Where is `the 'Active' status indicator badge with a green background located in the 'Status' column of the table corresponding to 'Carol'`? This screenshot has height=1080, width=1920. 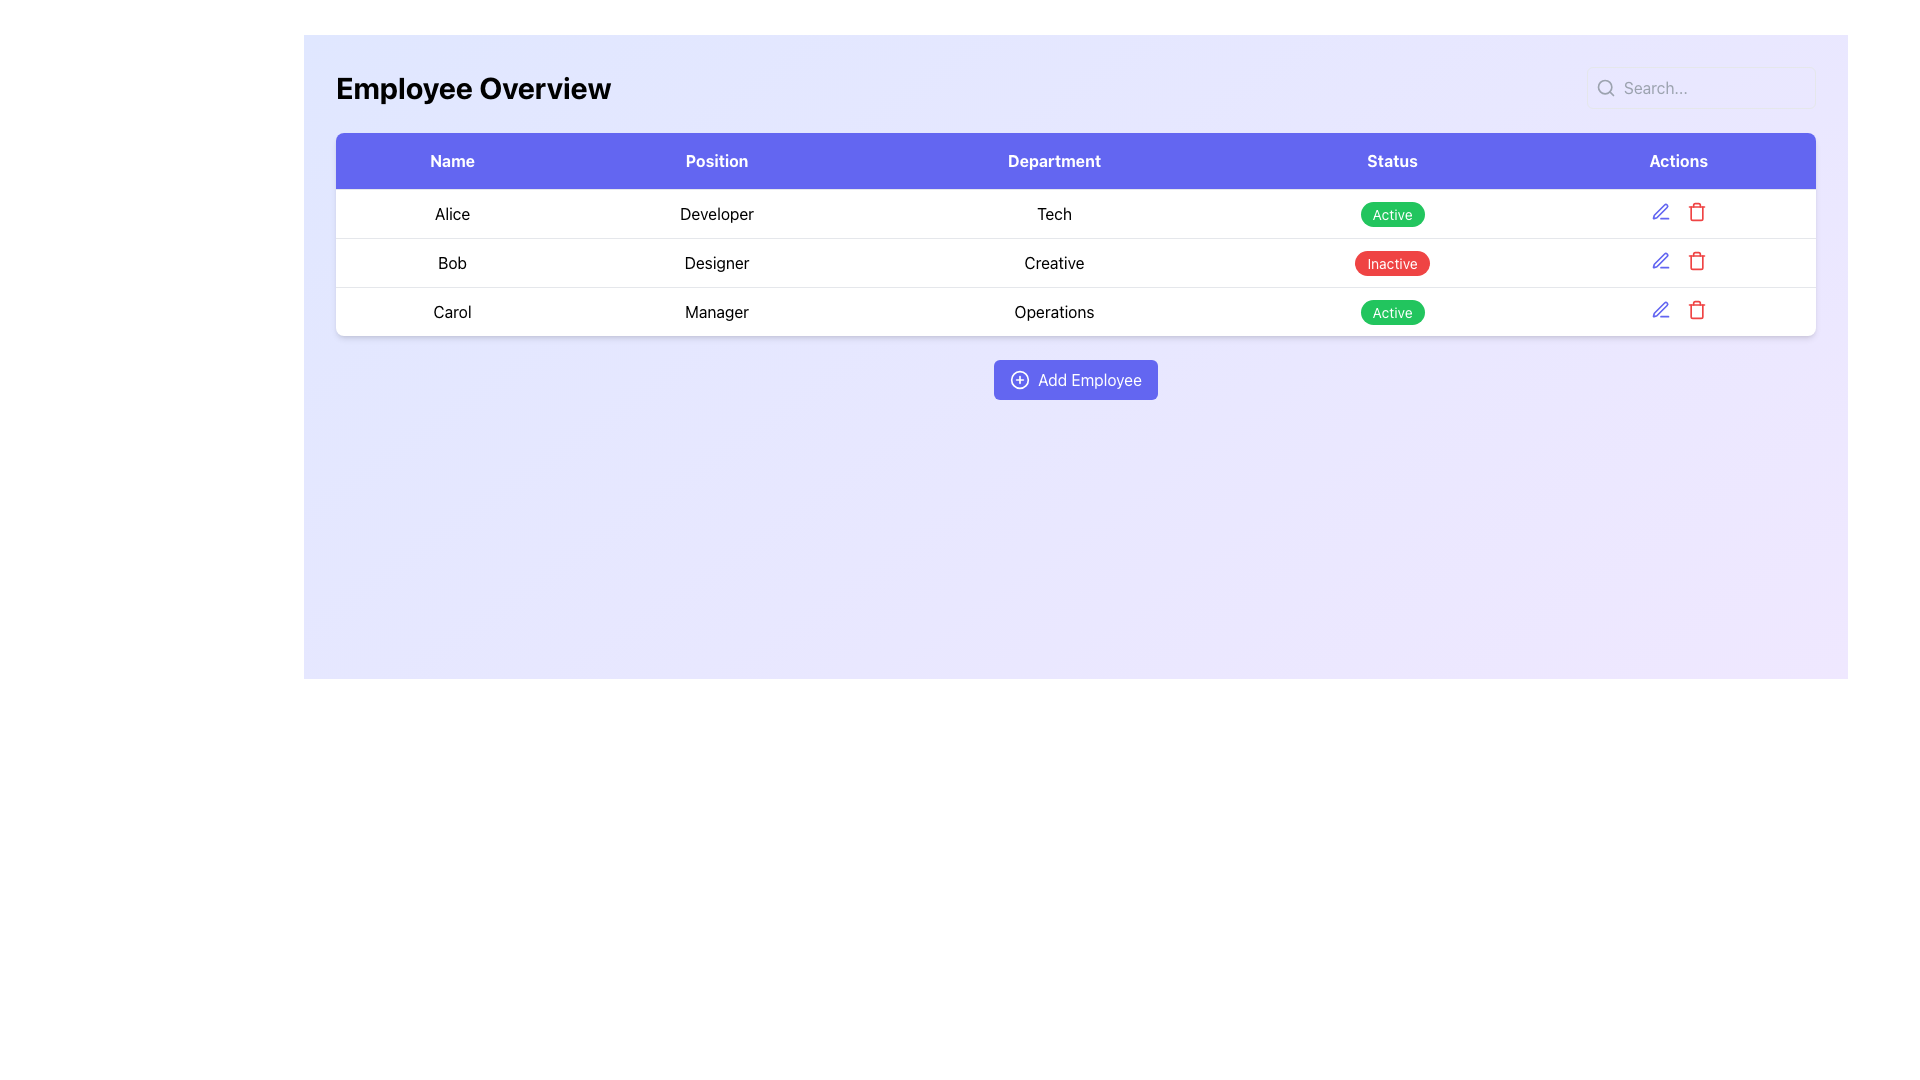
the 'Active' status indicator badge with a green background located in the 'Status' column of the table corresponding to 'Carol' is located at coordinates (1391, 311).